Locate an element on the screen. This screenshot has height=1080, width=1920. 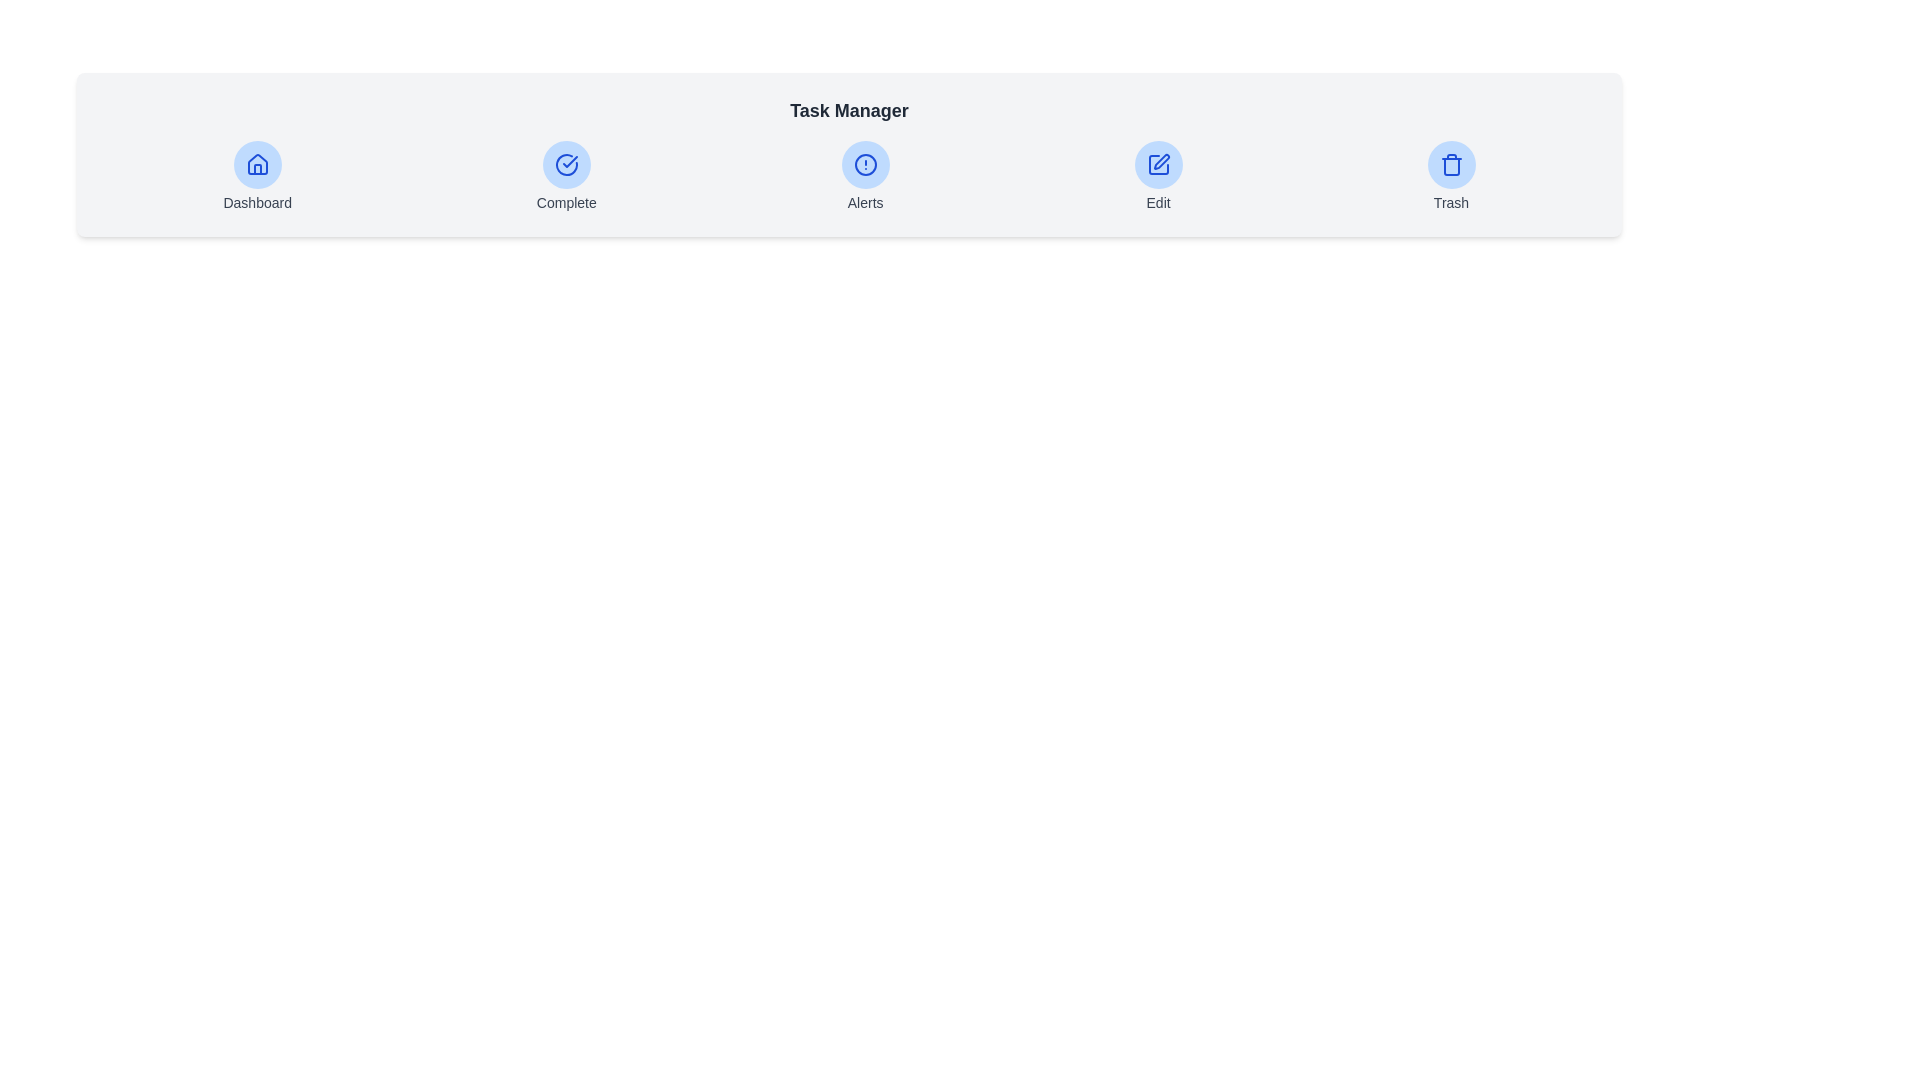
the 'Edit' SVG icon, which depicts a pencil over a square outline is located at coordinates (1158, 164).